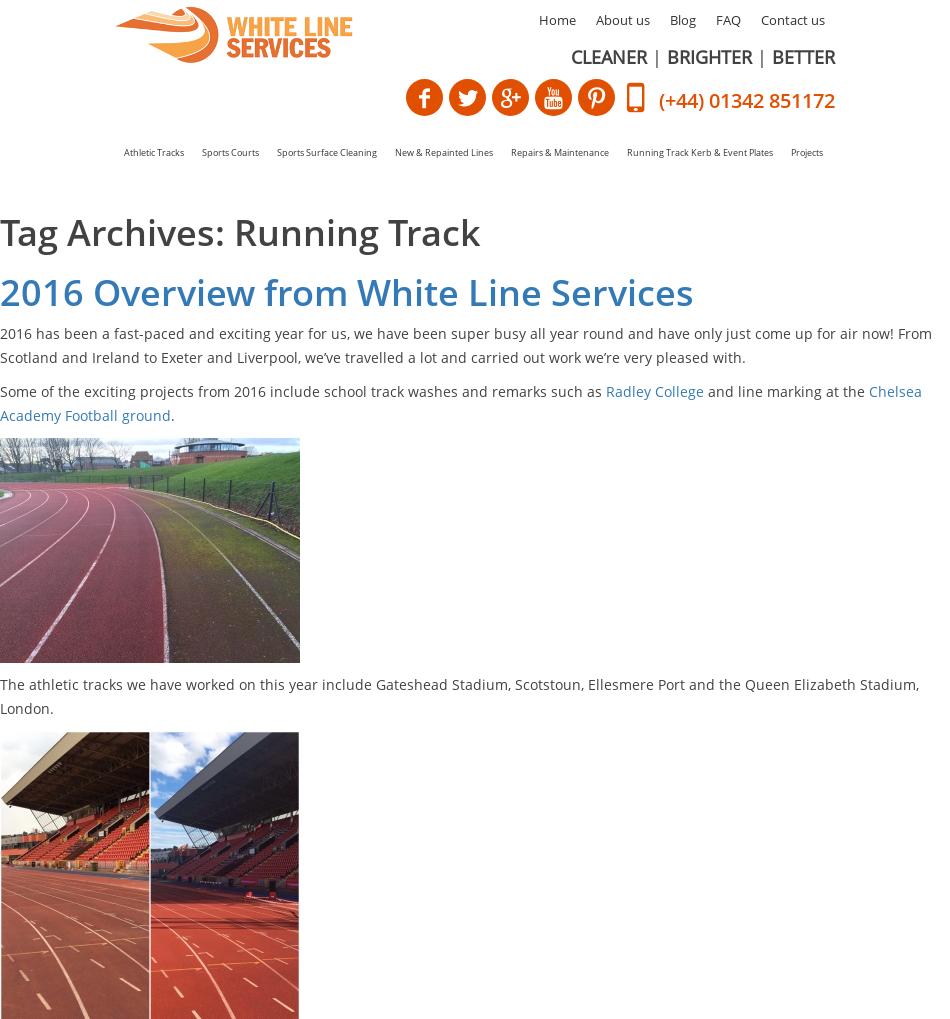  What do you see at coordinates (171, 414) in the screenshot?
I see `'.'` at bounding box center [171, 414].